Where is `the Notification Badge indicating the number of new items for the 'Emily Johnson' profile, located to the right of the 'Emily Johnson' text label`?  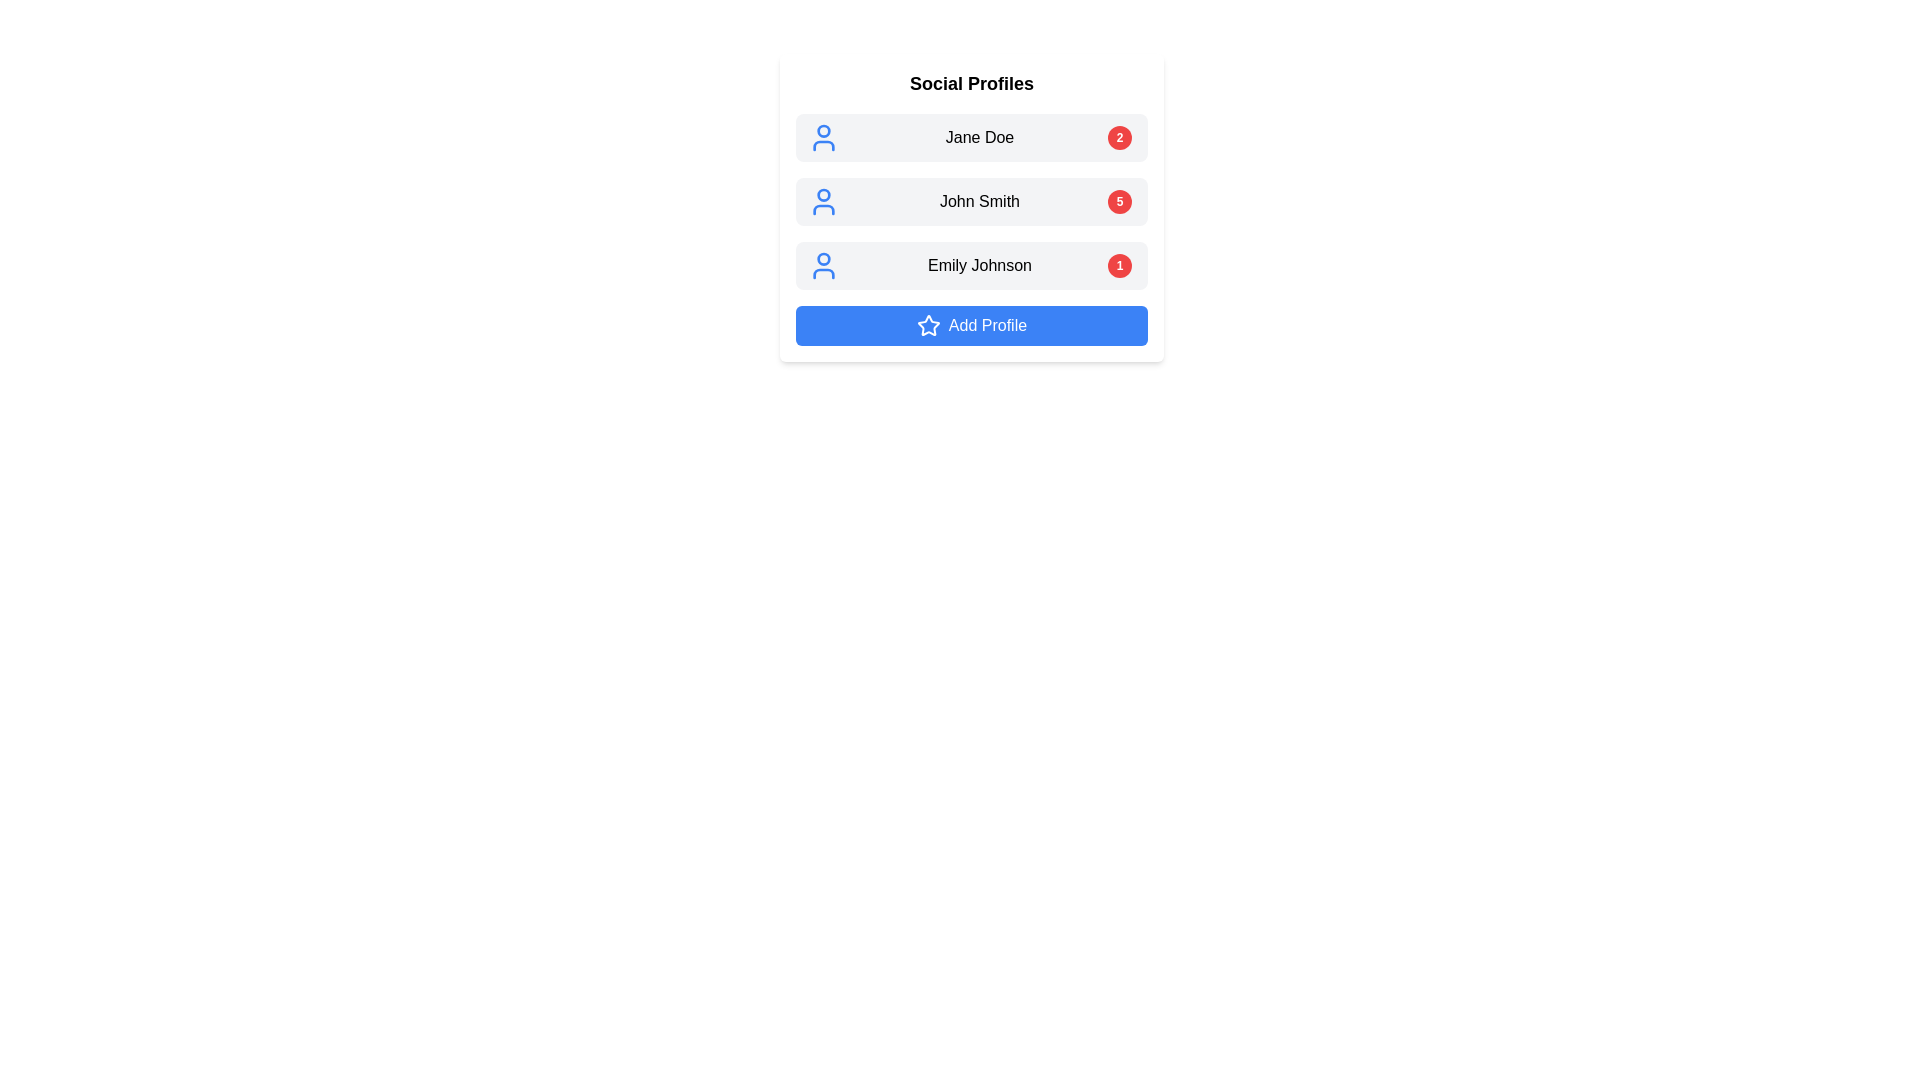
the Notification Badge indicating the number of new items for the 'Emily Johnson' profile, located to the right of the 'Emily Johnson' text label is located at coordinates (1118, 265).